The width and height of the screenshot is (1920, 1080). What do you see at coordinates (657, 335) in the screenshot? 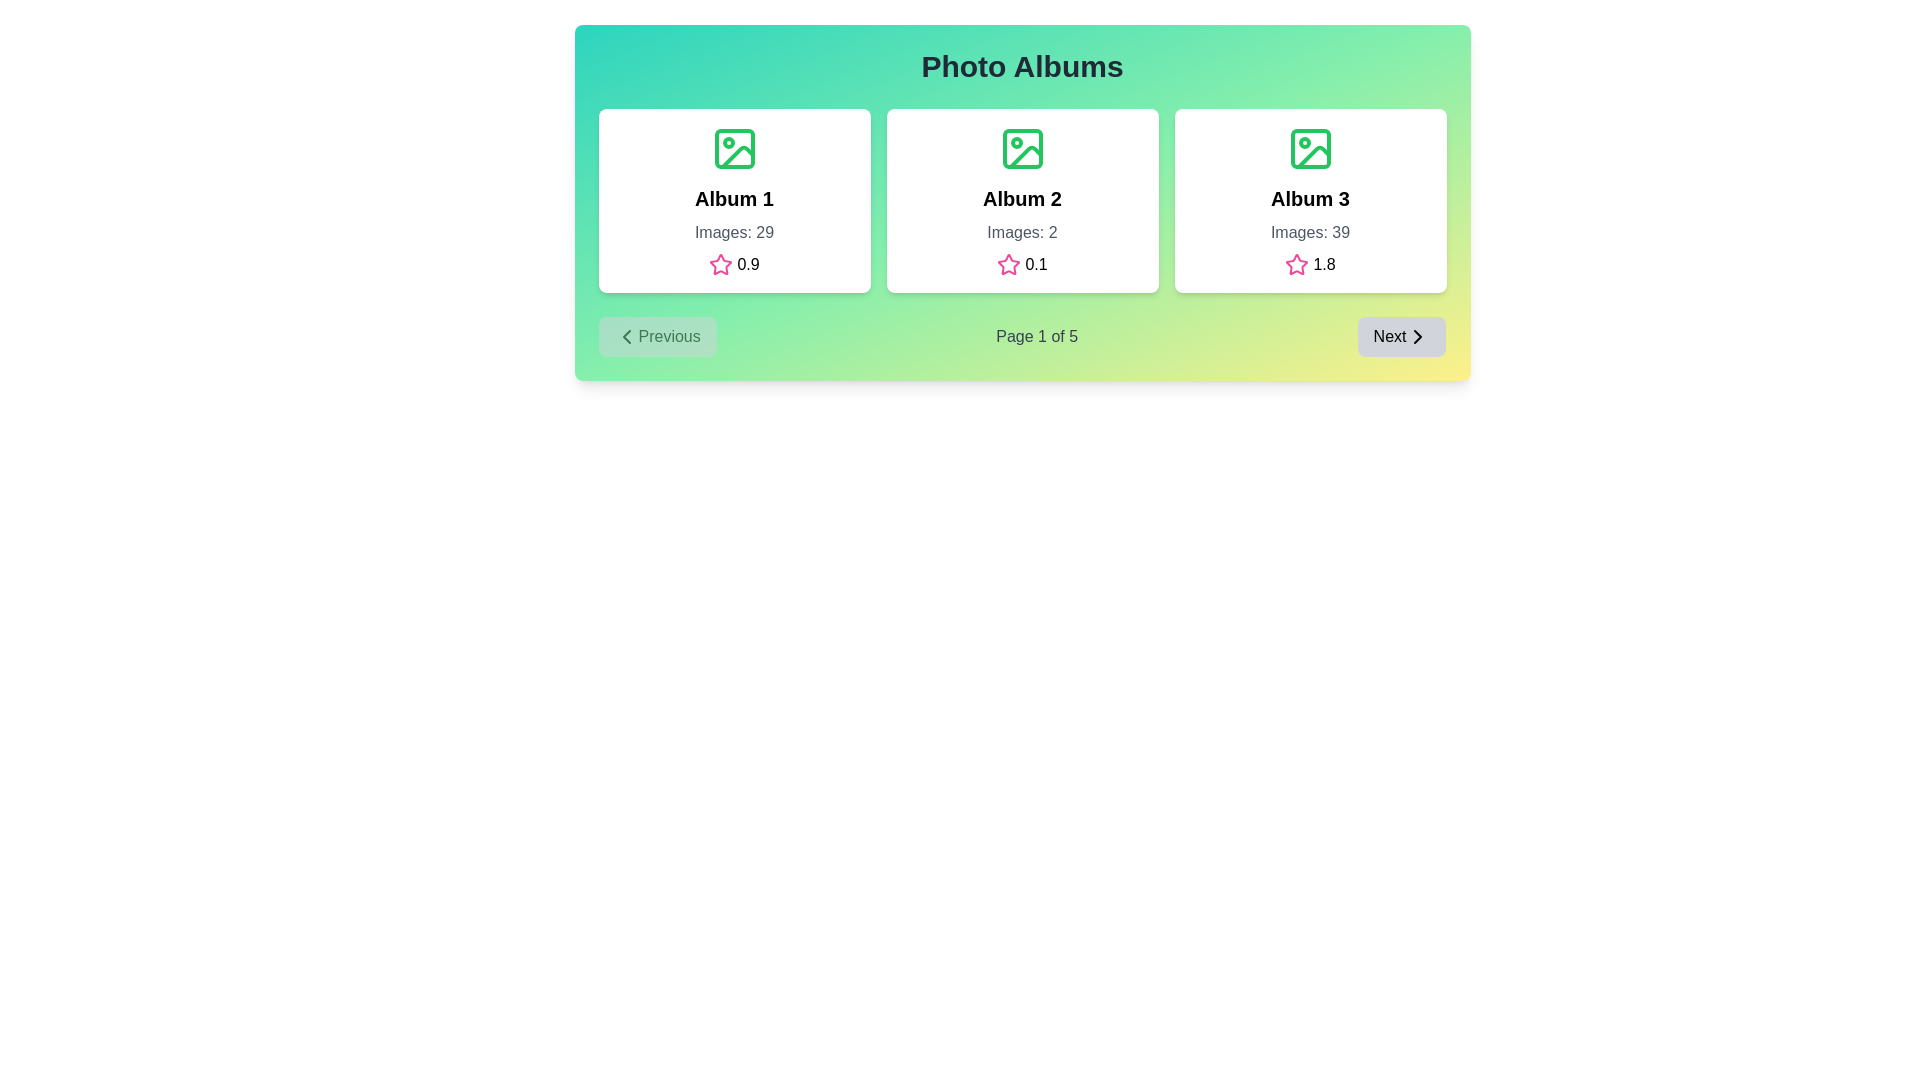
I see `the 'Previous' button in the pagination section below the 'Photo Albums' gallery` at bounding box center [657, 335].